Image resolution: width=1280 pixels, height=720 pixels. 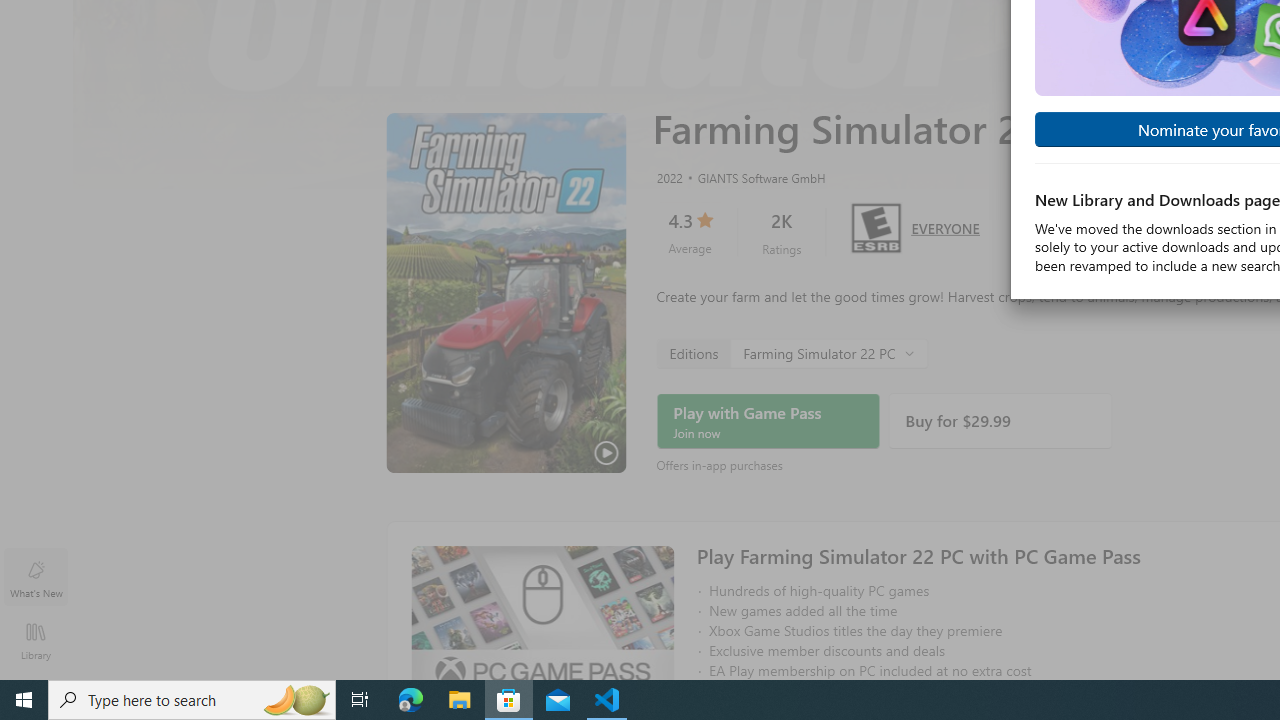 I want to click on '4.3 stars. Click to skip to ratings and reviews', so click(x=689, y=231).